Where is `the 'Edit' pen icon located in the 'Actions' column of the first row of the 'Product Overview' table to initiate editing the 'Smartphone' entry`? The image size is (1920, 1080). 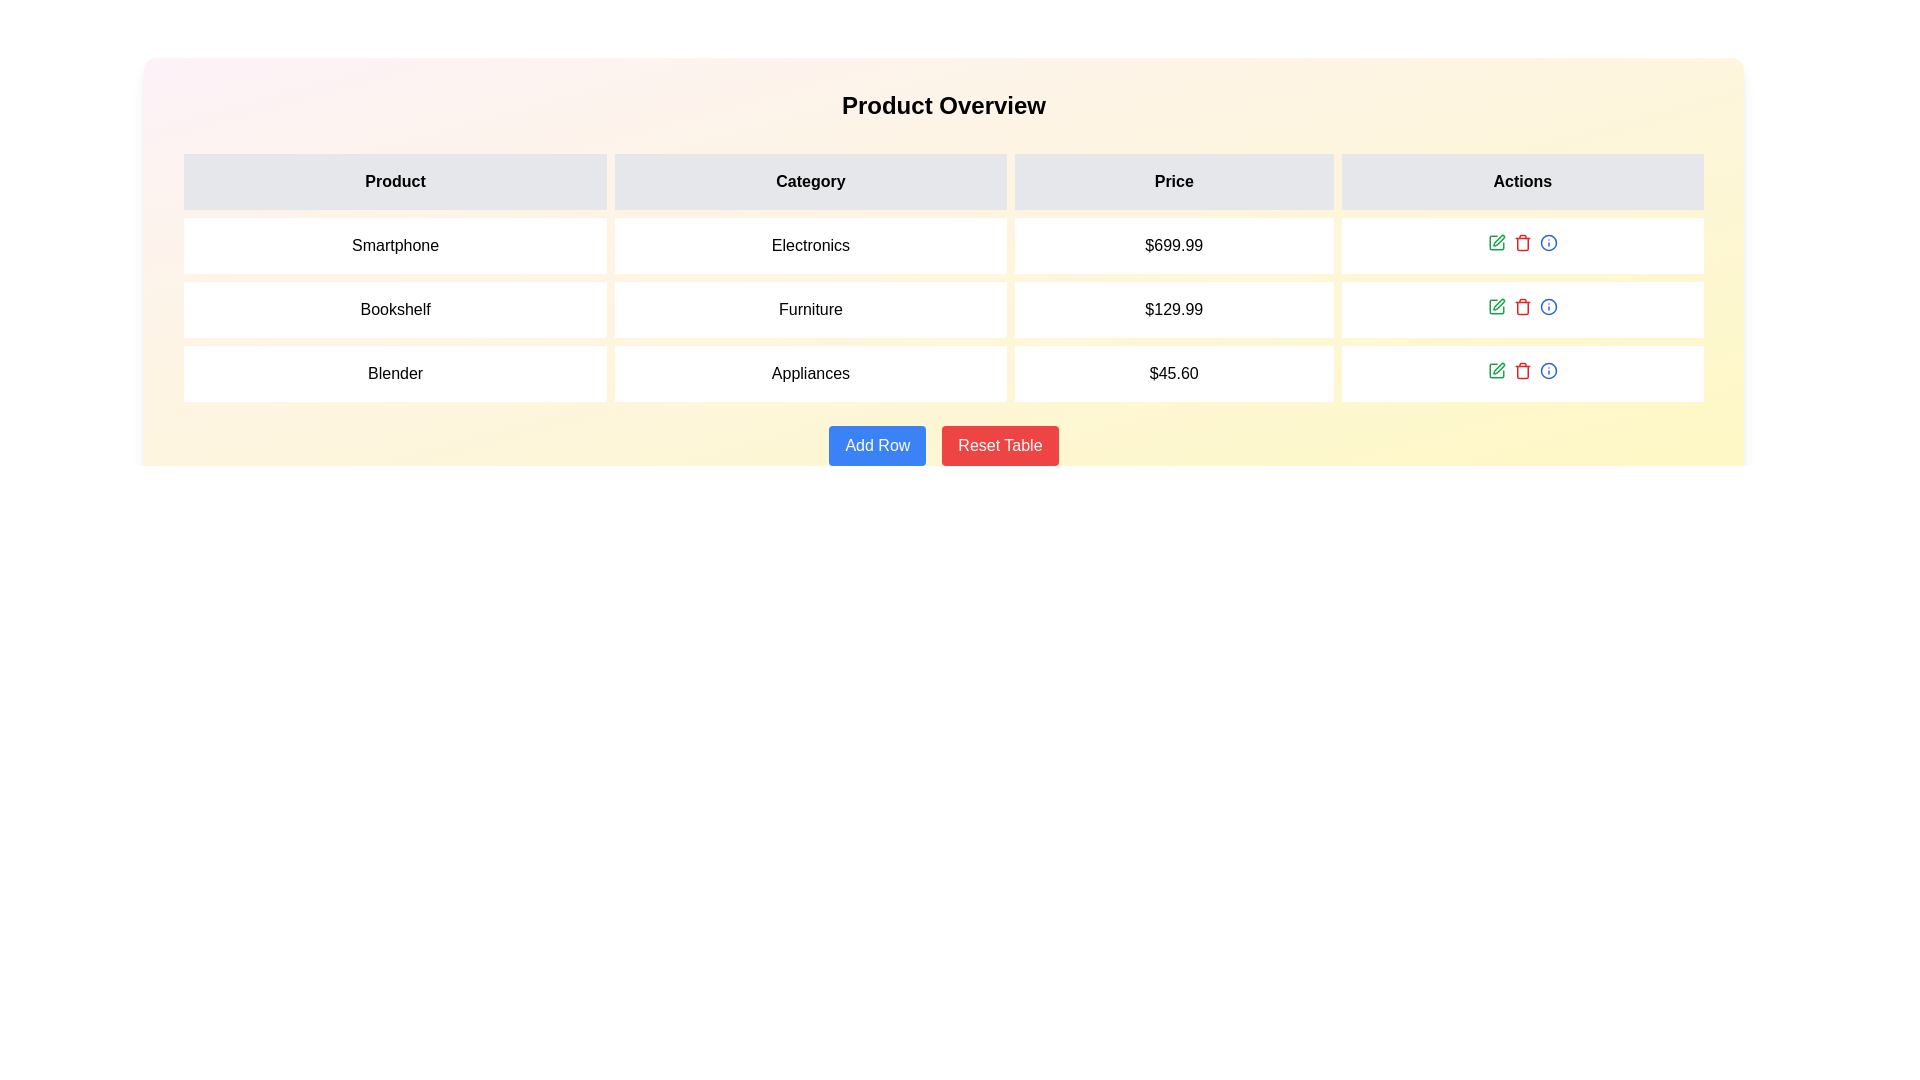
the 'Edit' pen icon located in the 'Actions' column of the first row of the 'Product Overview' table to initiate editing the 'Smartphone' entry is located at coordinates (1498, 238).